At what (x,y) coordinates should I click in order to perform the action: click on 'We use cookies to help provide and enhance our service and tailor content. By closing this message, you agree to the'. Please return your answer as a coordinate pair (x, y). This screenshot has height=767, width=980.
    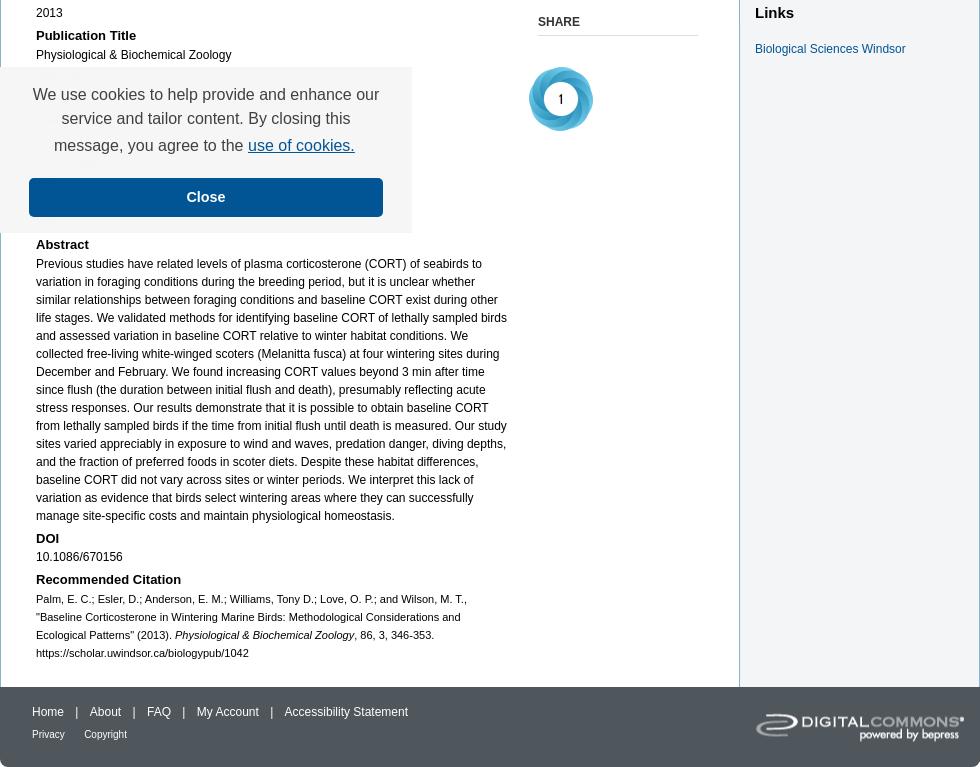
    Looking at the image, I should click on (205, 120).